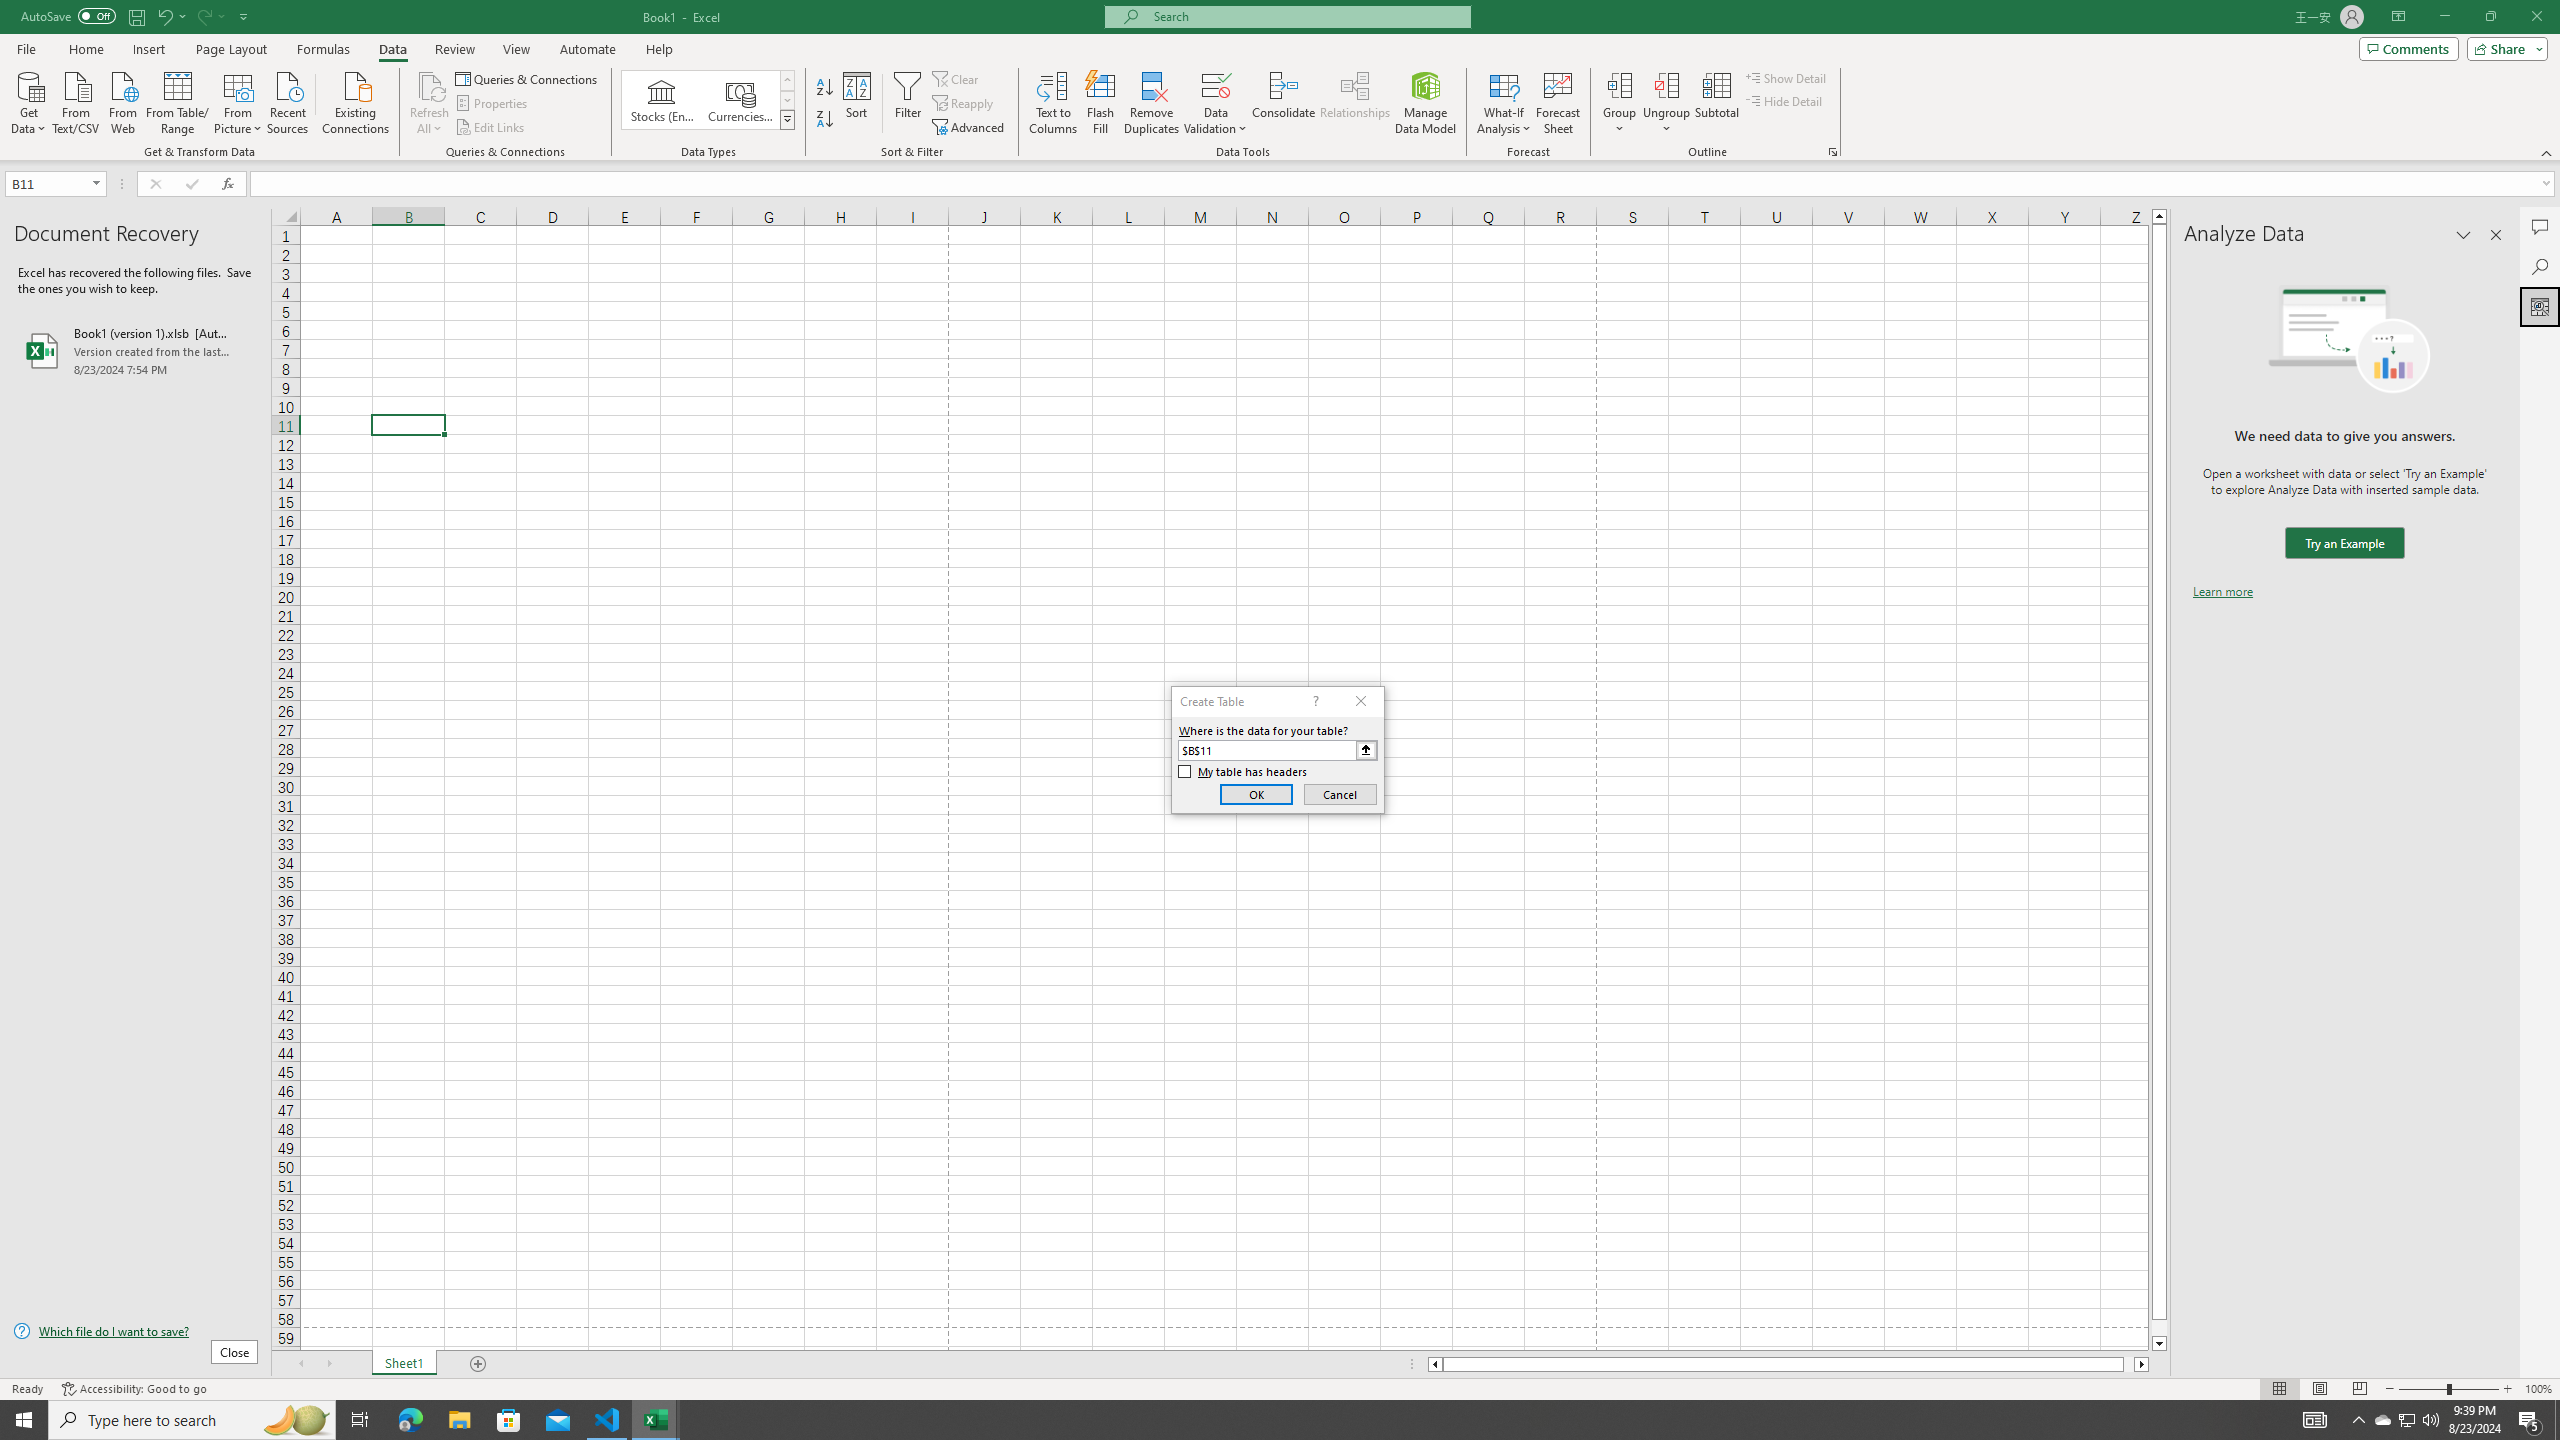 The image size is (2560, 1440). Describe the element at coordinates (122, 100) in the screenshot. I see `'From Web'` at that location.